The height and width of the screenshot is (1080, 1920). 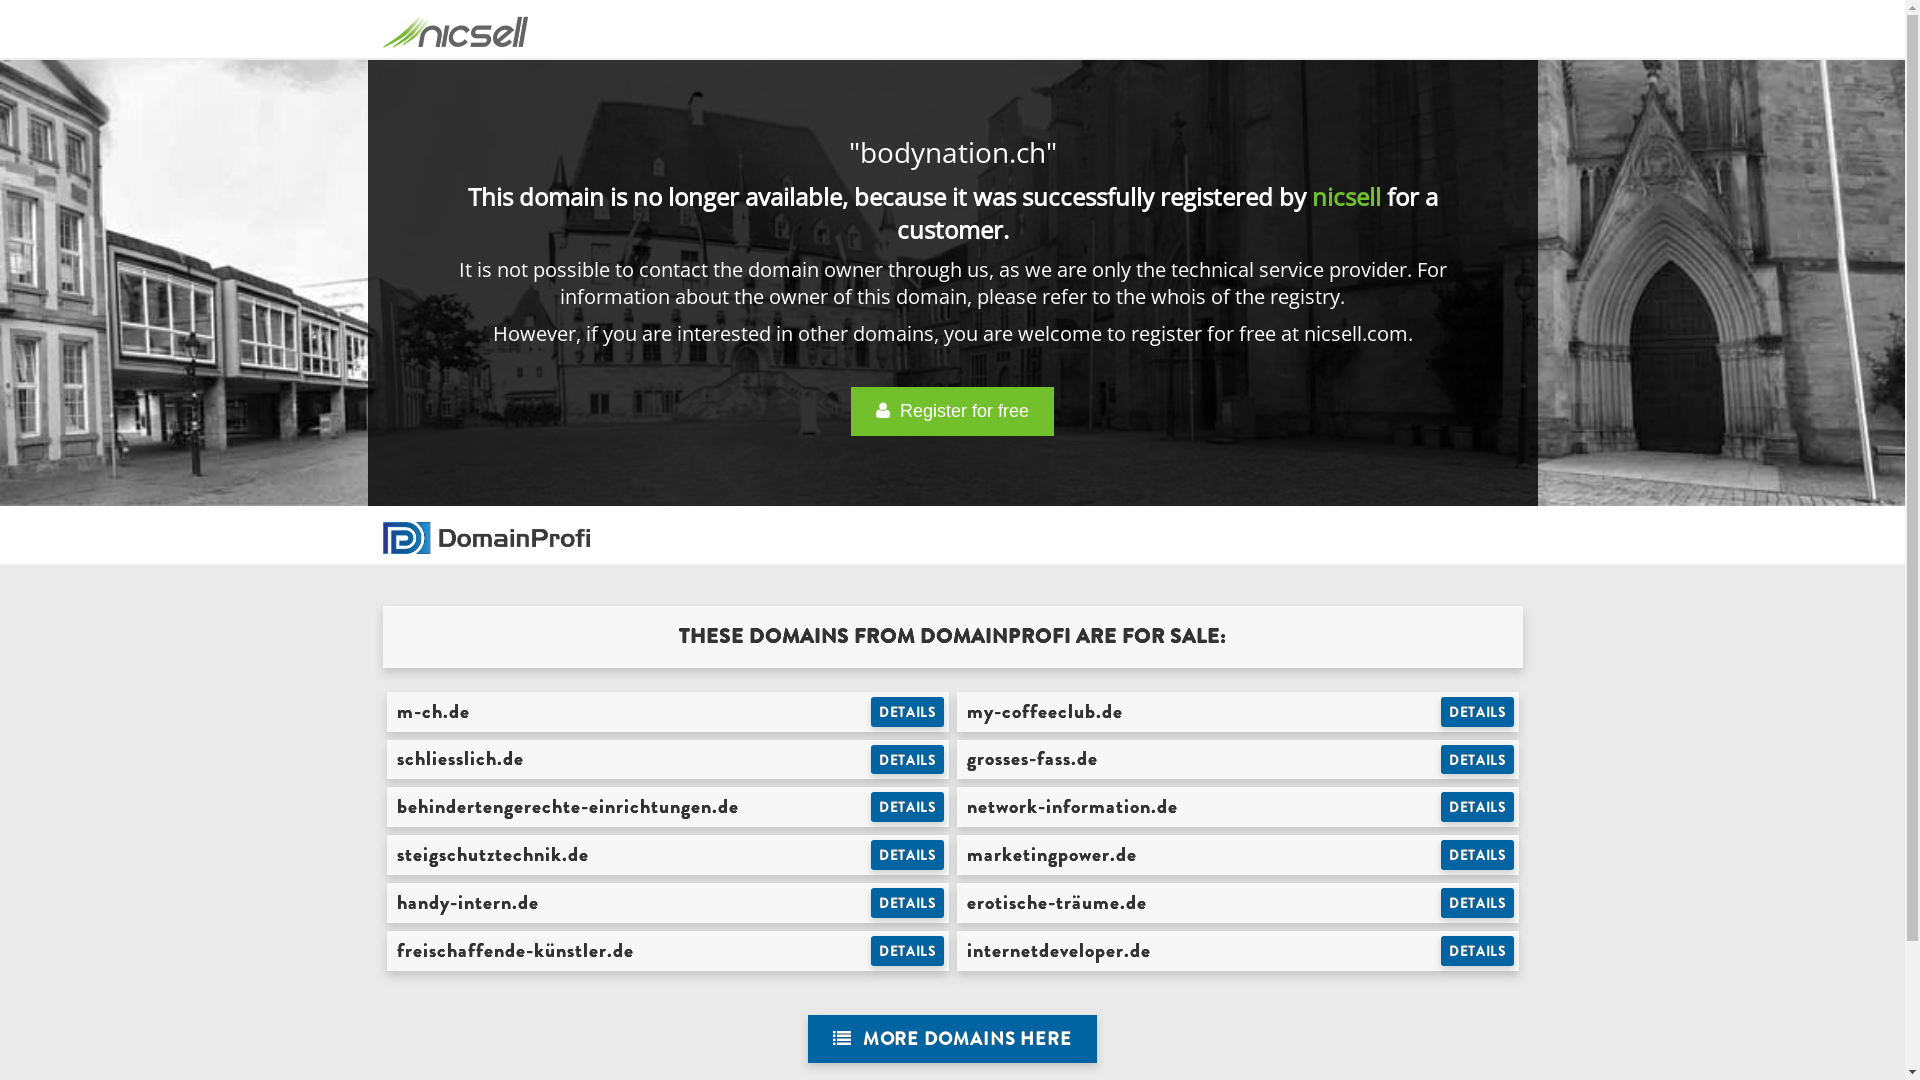 What do you see at coordinates (870, 855) in the screenshot?
I see `'DETAILS'` at bounding box center [870, 855].